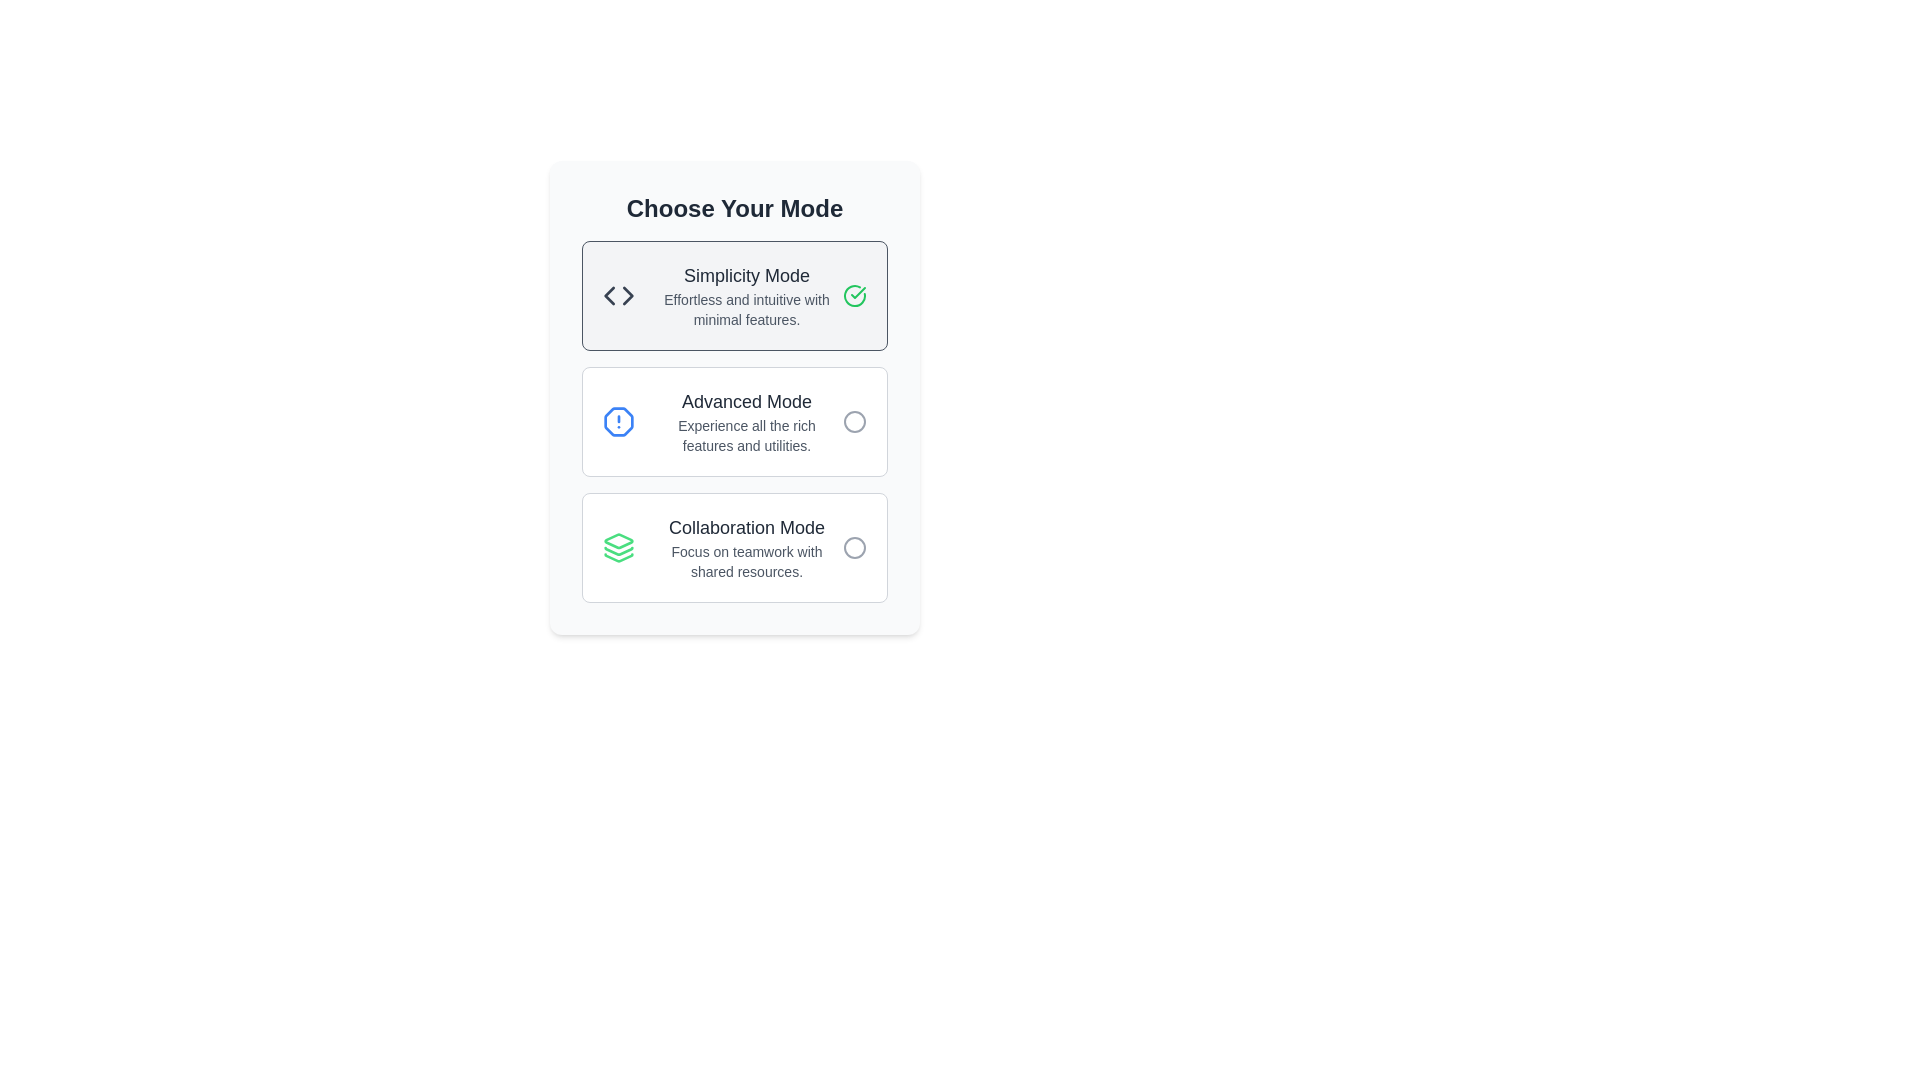 The height and width of the screenshot is (1080, 1920). What do you see at coordinates (746, 562) in the screenshot?
I see `the descriptive text element about 'Collaboration Mode', located in the bottom-right part of the card structure` at bounding box center [746, 562].